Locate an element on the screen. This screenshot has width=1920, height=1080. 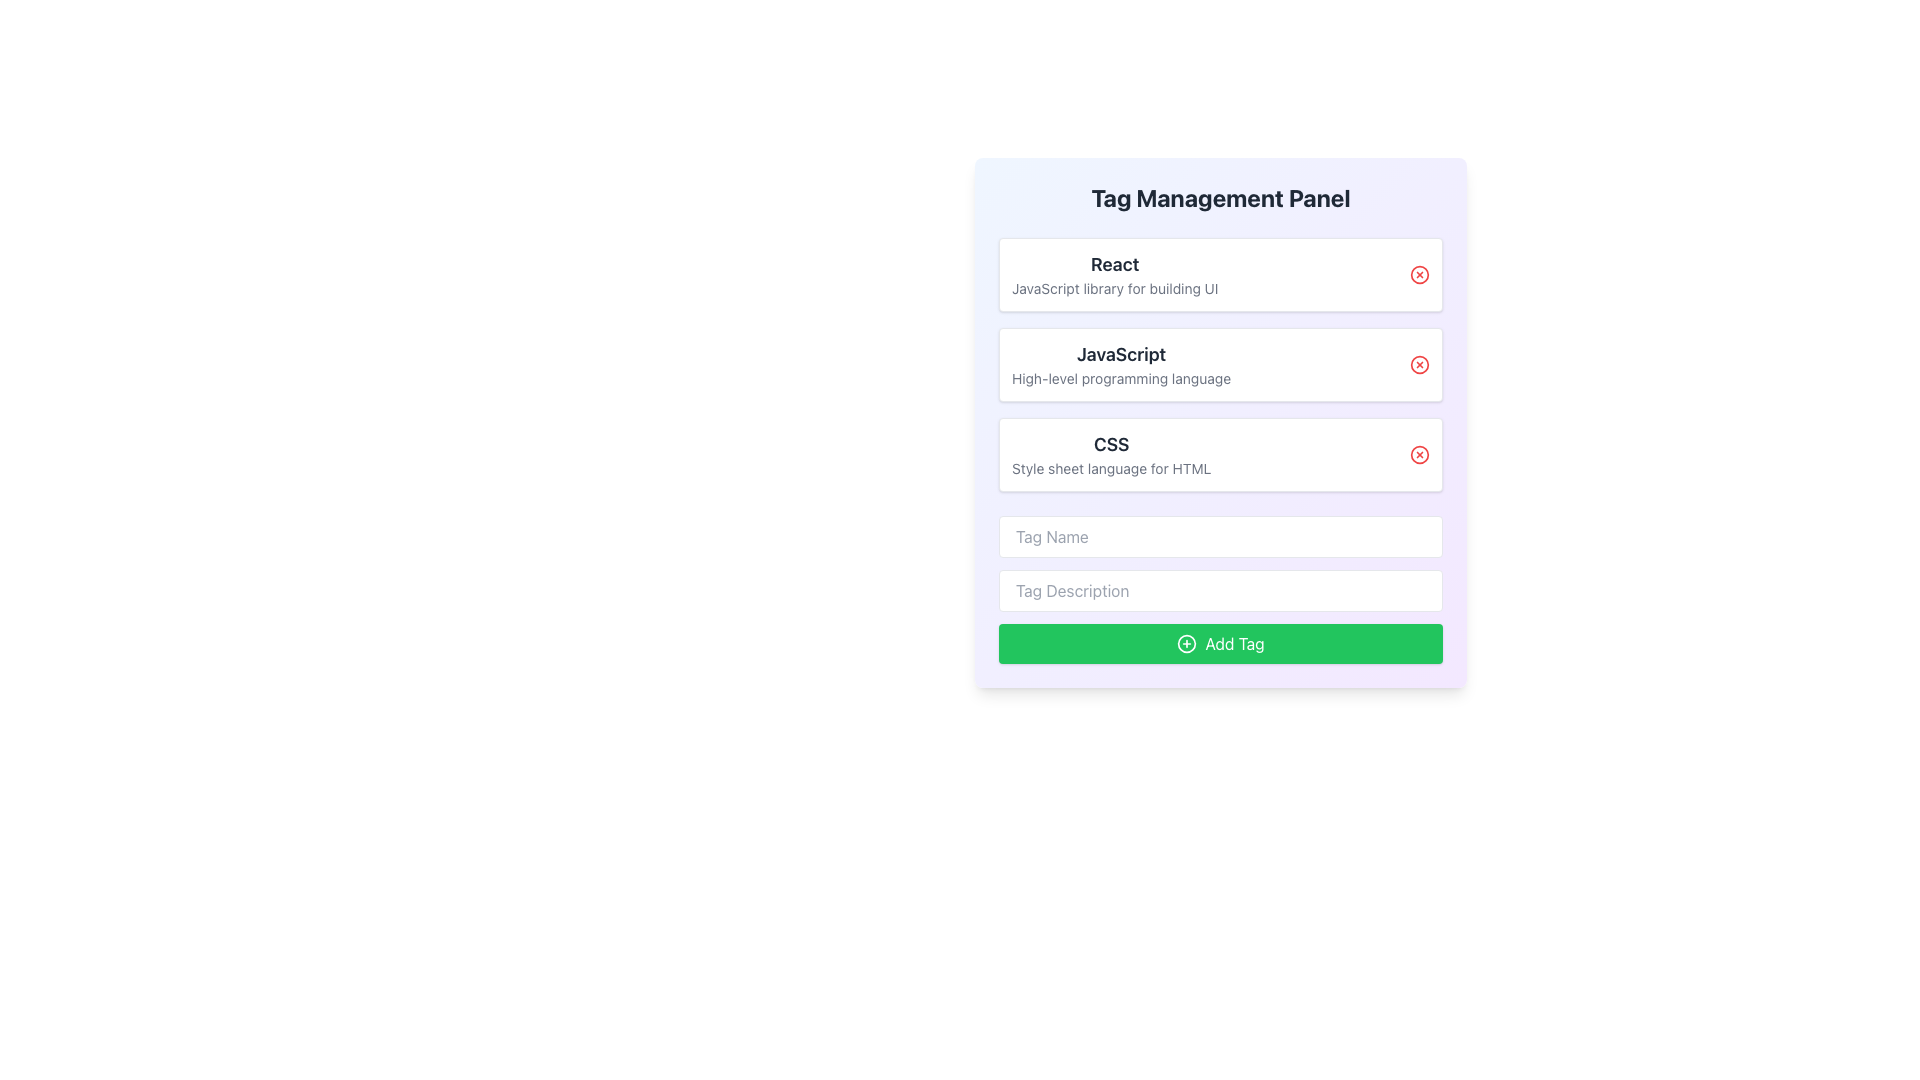
the 'Add Tag' button that contains the icon representing the addition or creation action, located at the bottom of the interface, to the left of the text 'Add Tag' is located at coordinates (1187, 644).